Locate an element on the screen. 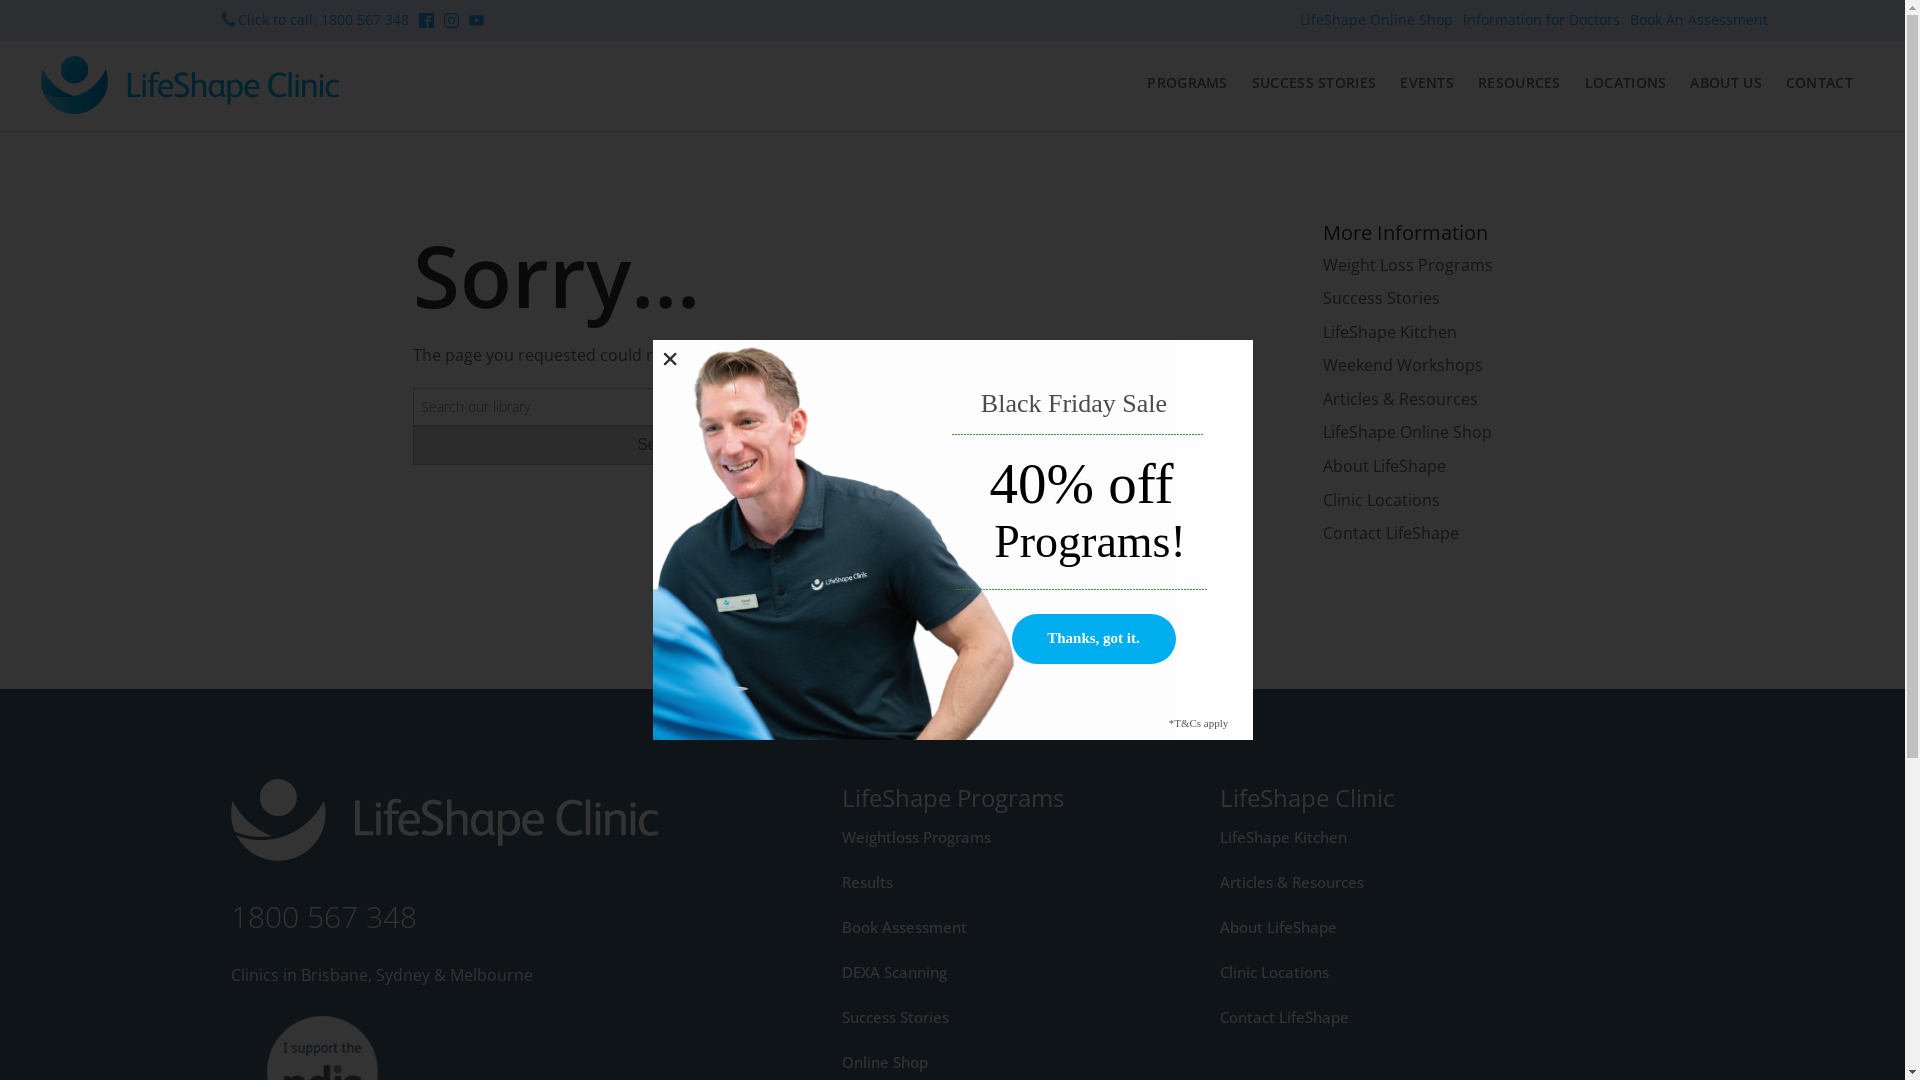  'LifeShape Kitchen' is located at coordinates (1291, 837).